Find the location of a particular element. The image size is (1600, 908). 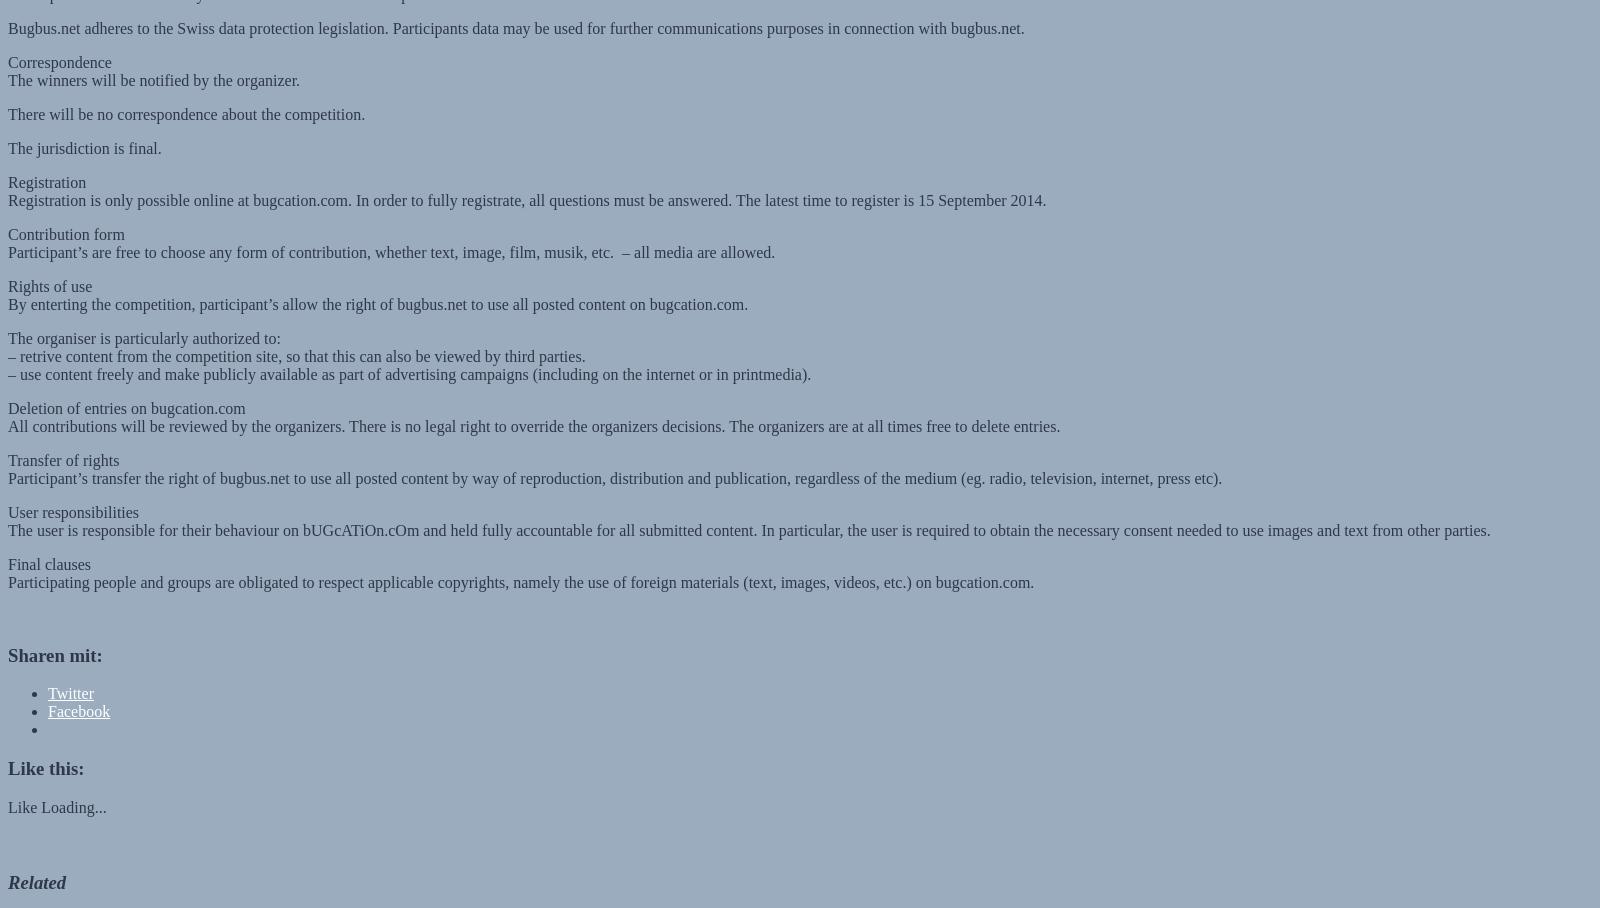

'Registration is only possible online at bugcation.com. In order to fully registrate, all questions must be answered. The latest time to register is 15 September 2014.' is located at coordinates (526, 180).